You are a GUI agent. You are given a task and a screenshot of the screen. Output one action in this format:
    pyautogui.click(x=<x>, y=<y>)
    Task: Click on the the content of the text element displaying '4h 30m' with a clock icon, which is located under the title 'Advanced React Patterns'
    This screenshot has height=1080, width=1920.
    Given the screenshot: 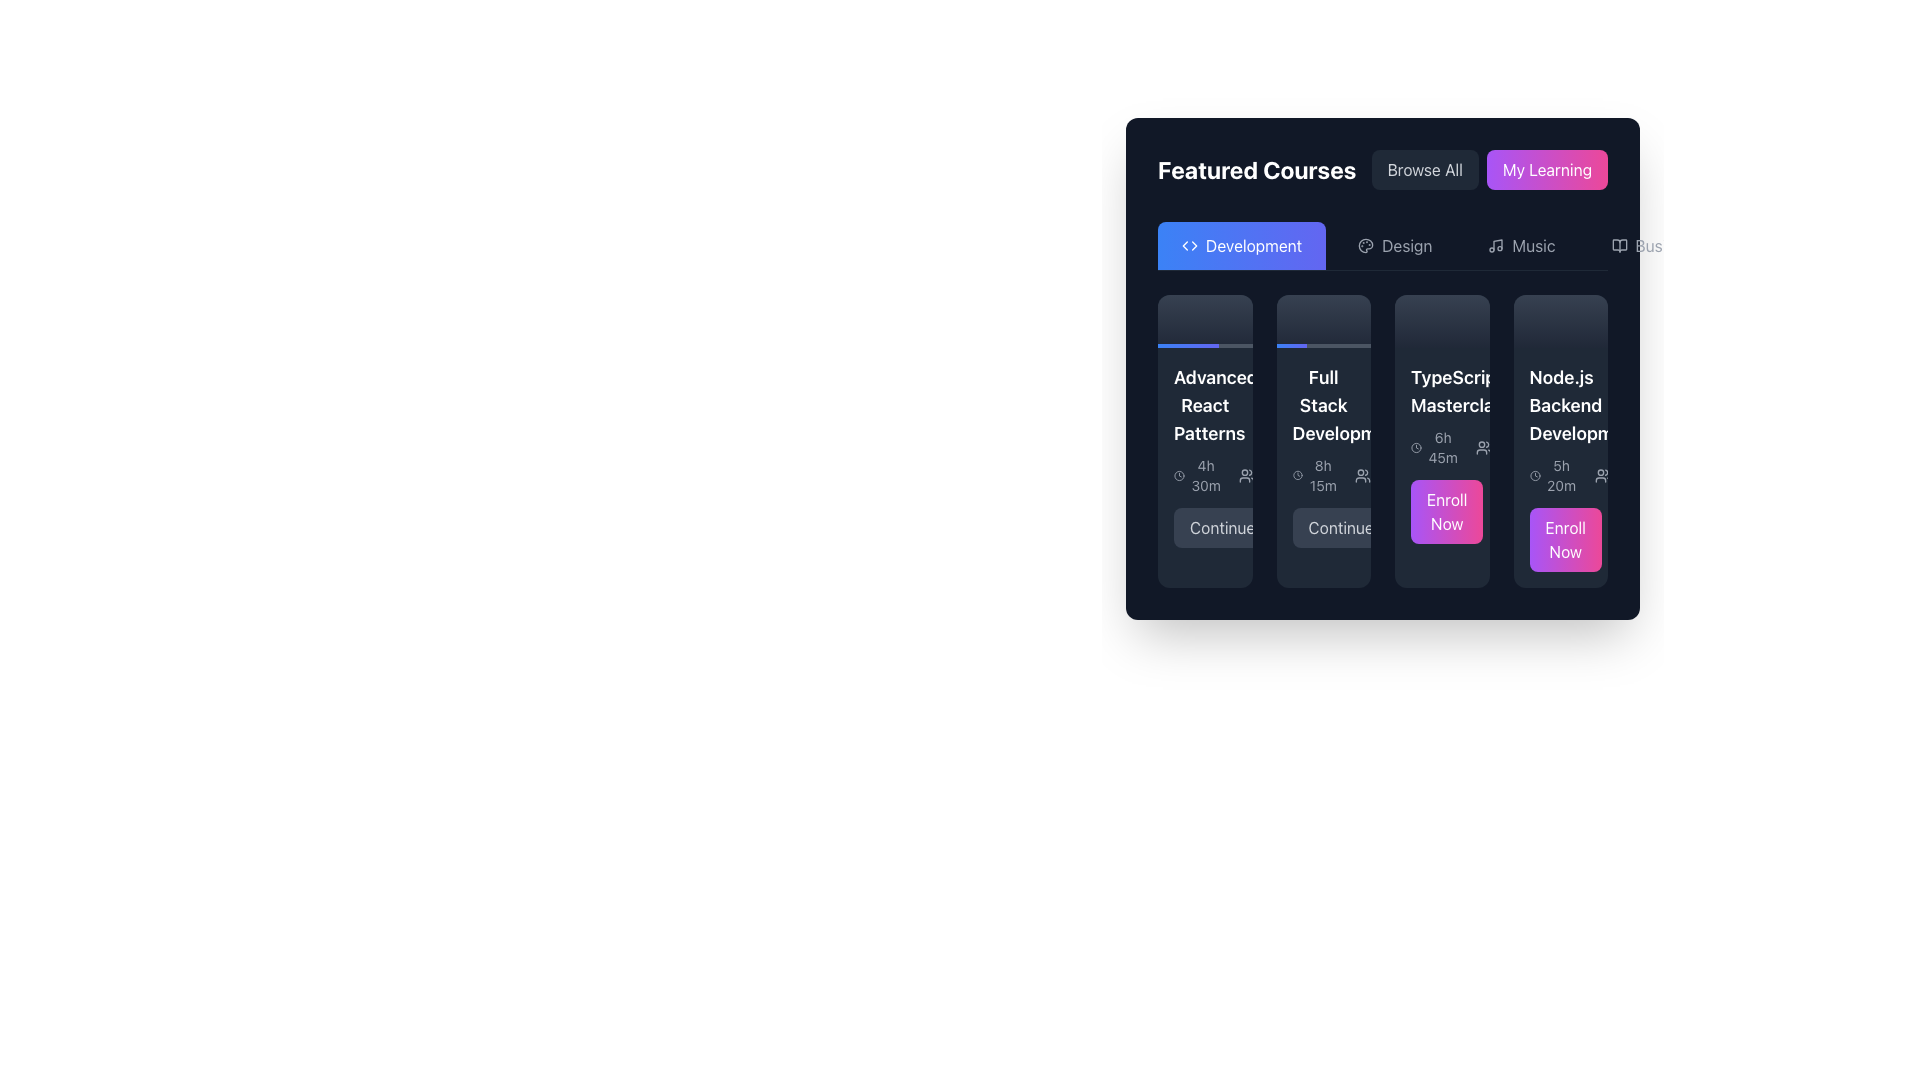 What is the action you would take?
    pyautogui.click(x=1204, y=476)
    